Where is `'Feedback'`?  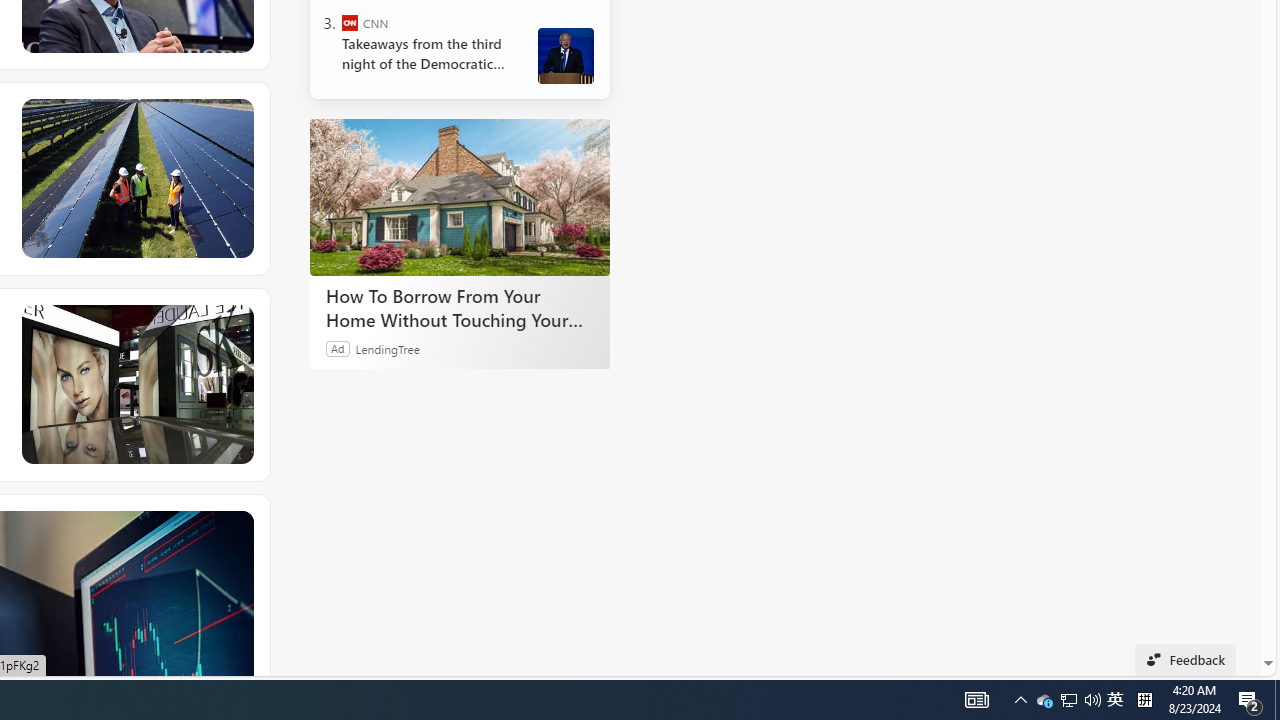 'Feedback' is located at coordinates (1185, 659).